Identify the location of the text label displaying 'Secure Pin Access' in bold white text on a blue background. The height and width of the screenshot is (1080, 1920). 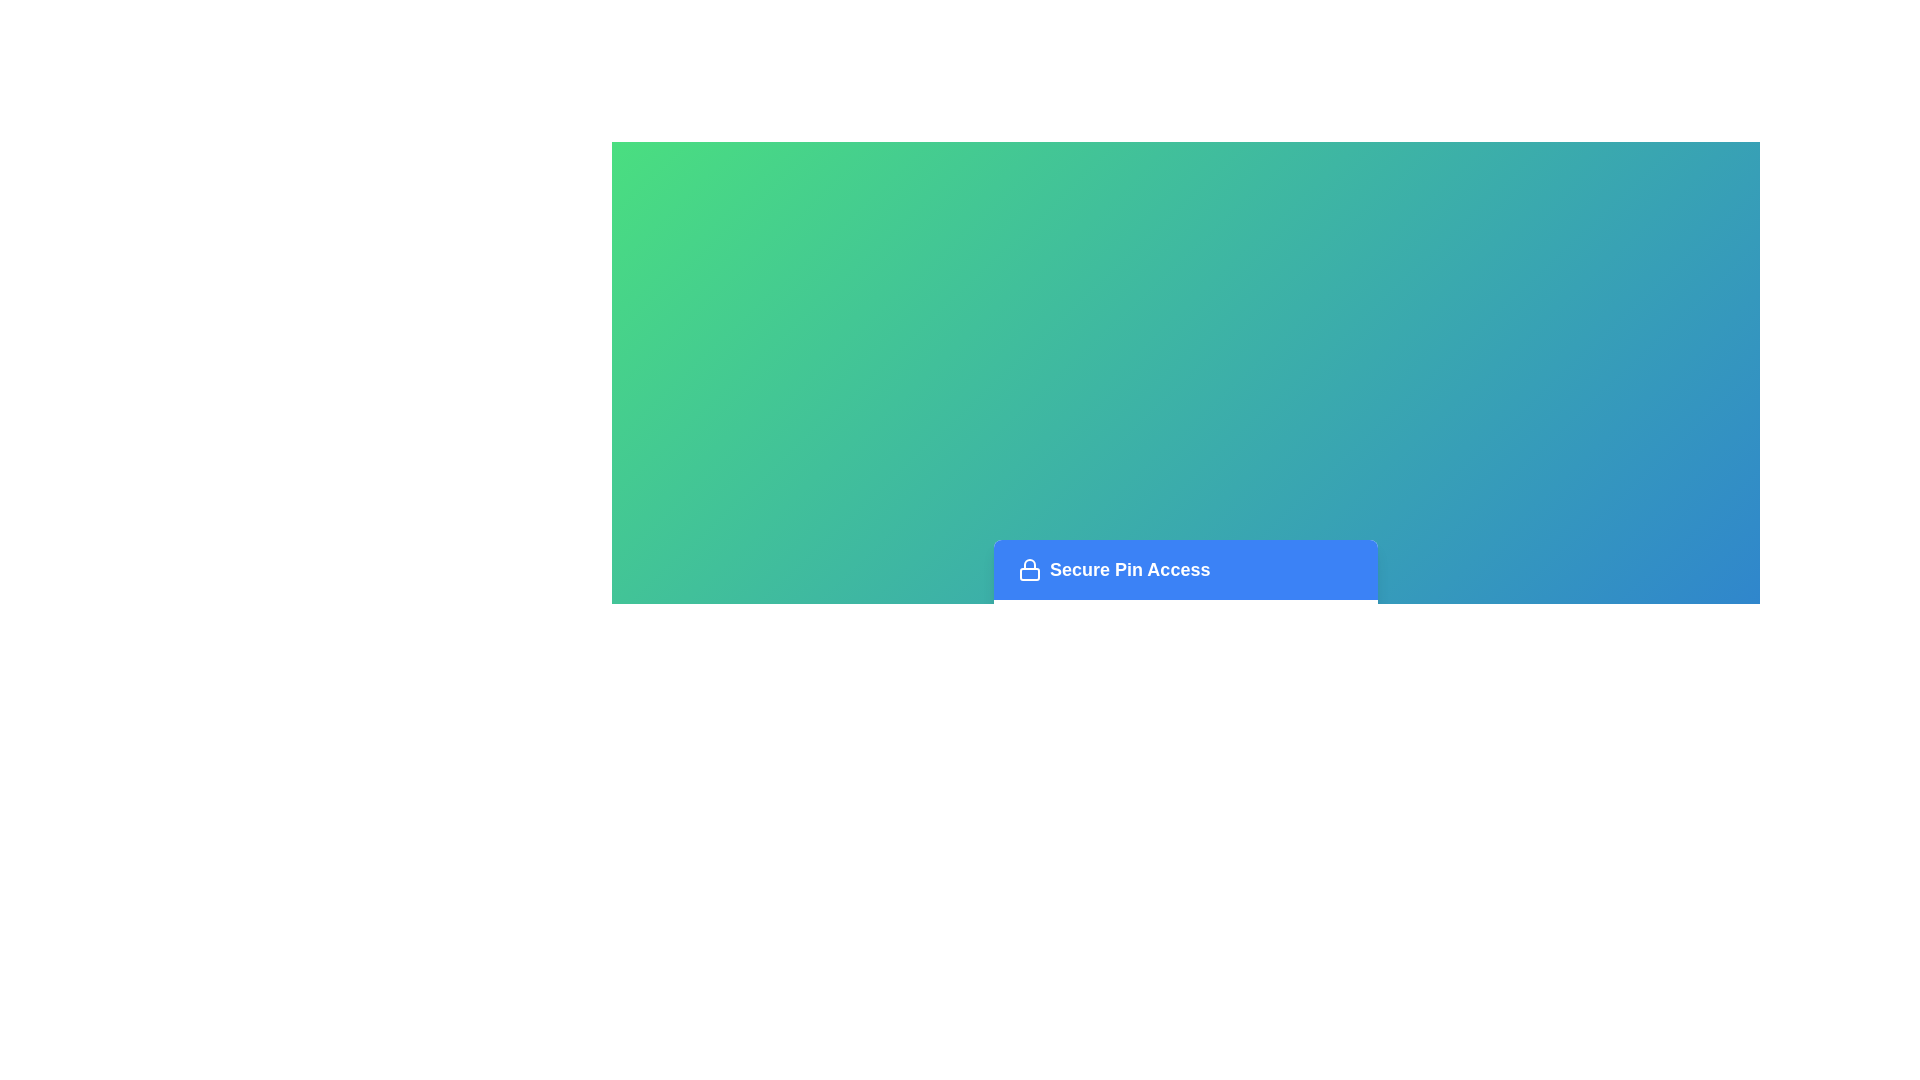
(1130, 570).